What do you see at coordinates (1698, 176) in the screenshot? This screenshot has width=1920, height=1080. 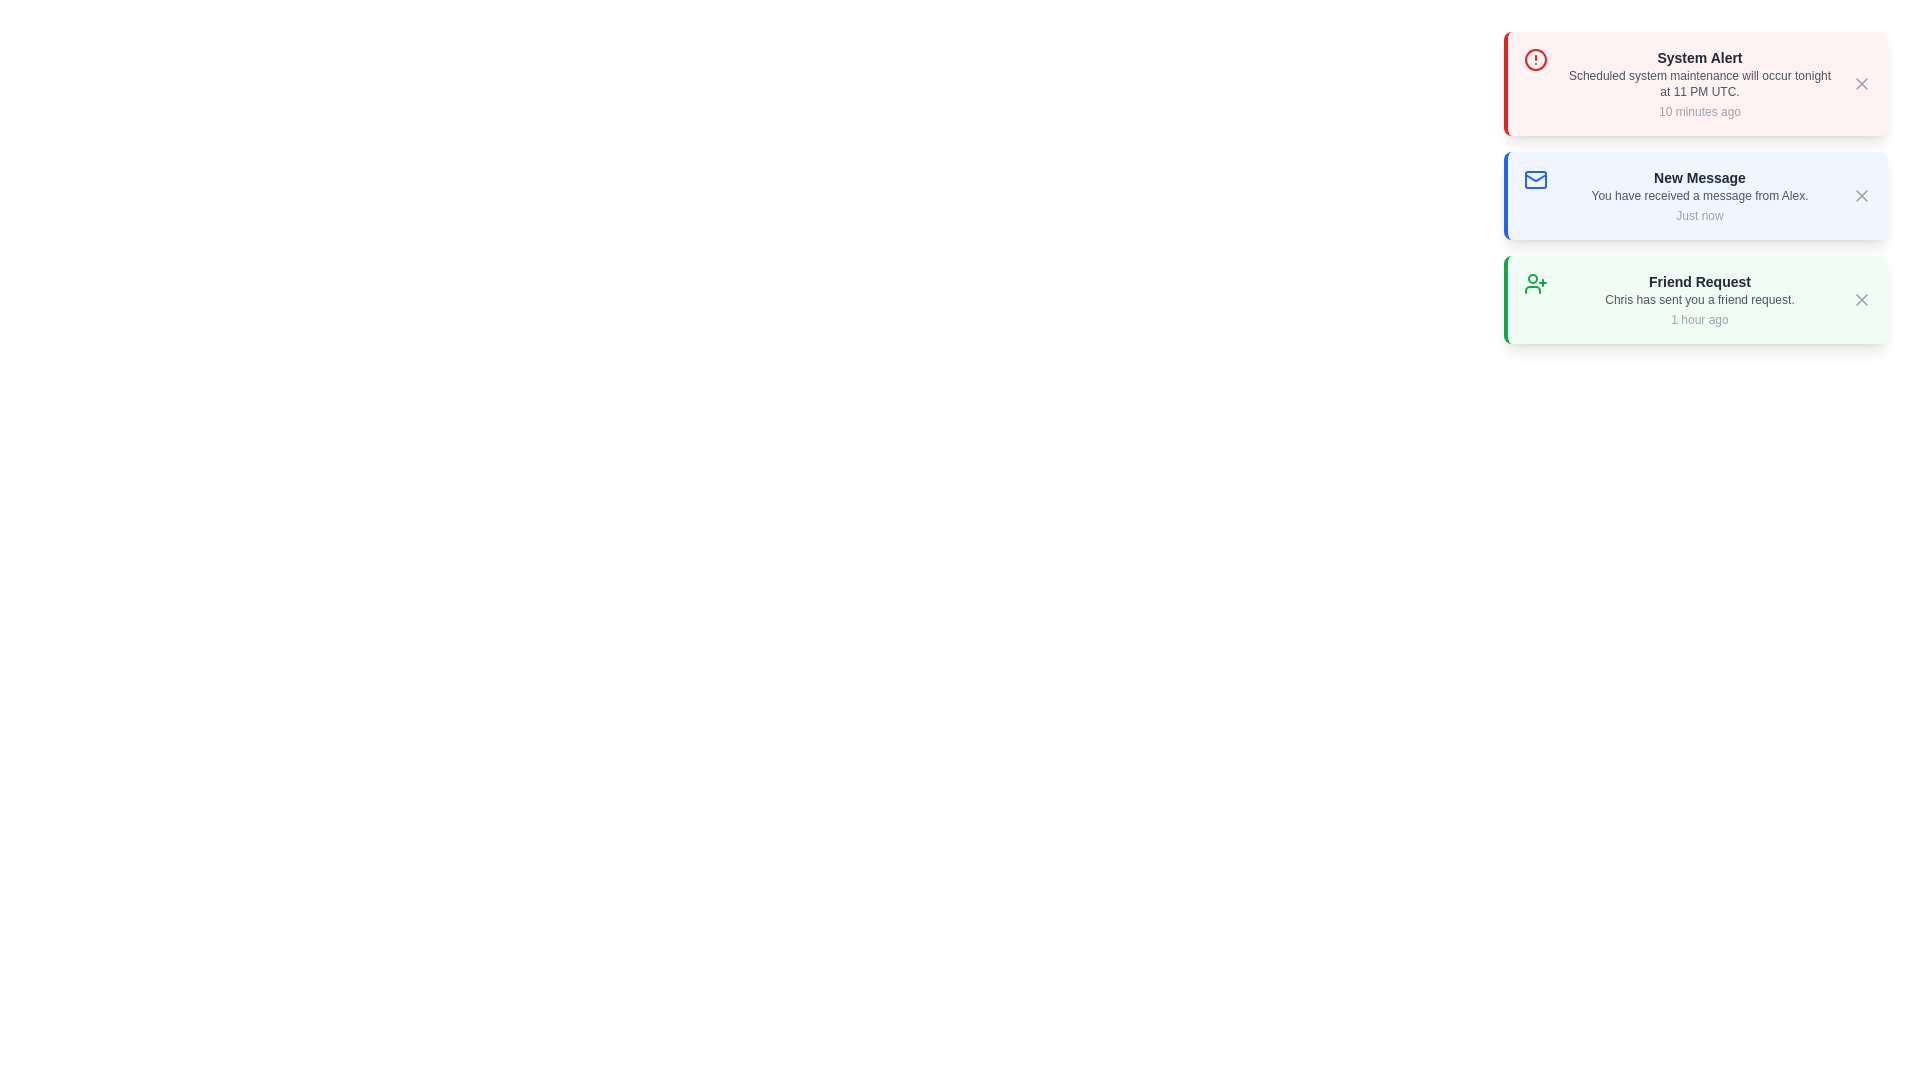 I see `the bold, dark gray text label reading 'New Message' at the top of the notification card` at bounding box center [1698, 176].